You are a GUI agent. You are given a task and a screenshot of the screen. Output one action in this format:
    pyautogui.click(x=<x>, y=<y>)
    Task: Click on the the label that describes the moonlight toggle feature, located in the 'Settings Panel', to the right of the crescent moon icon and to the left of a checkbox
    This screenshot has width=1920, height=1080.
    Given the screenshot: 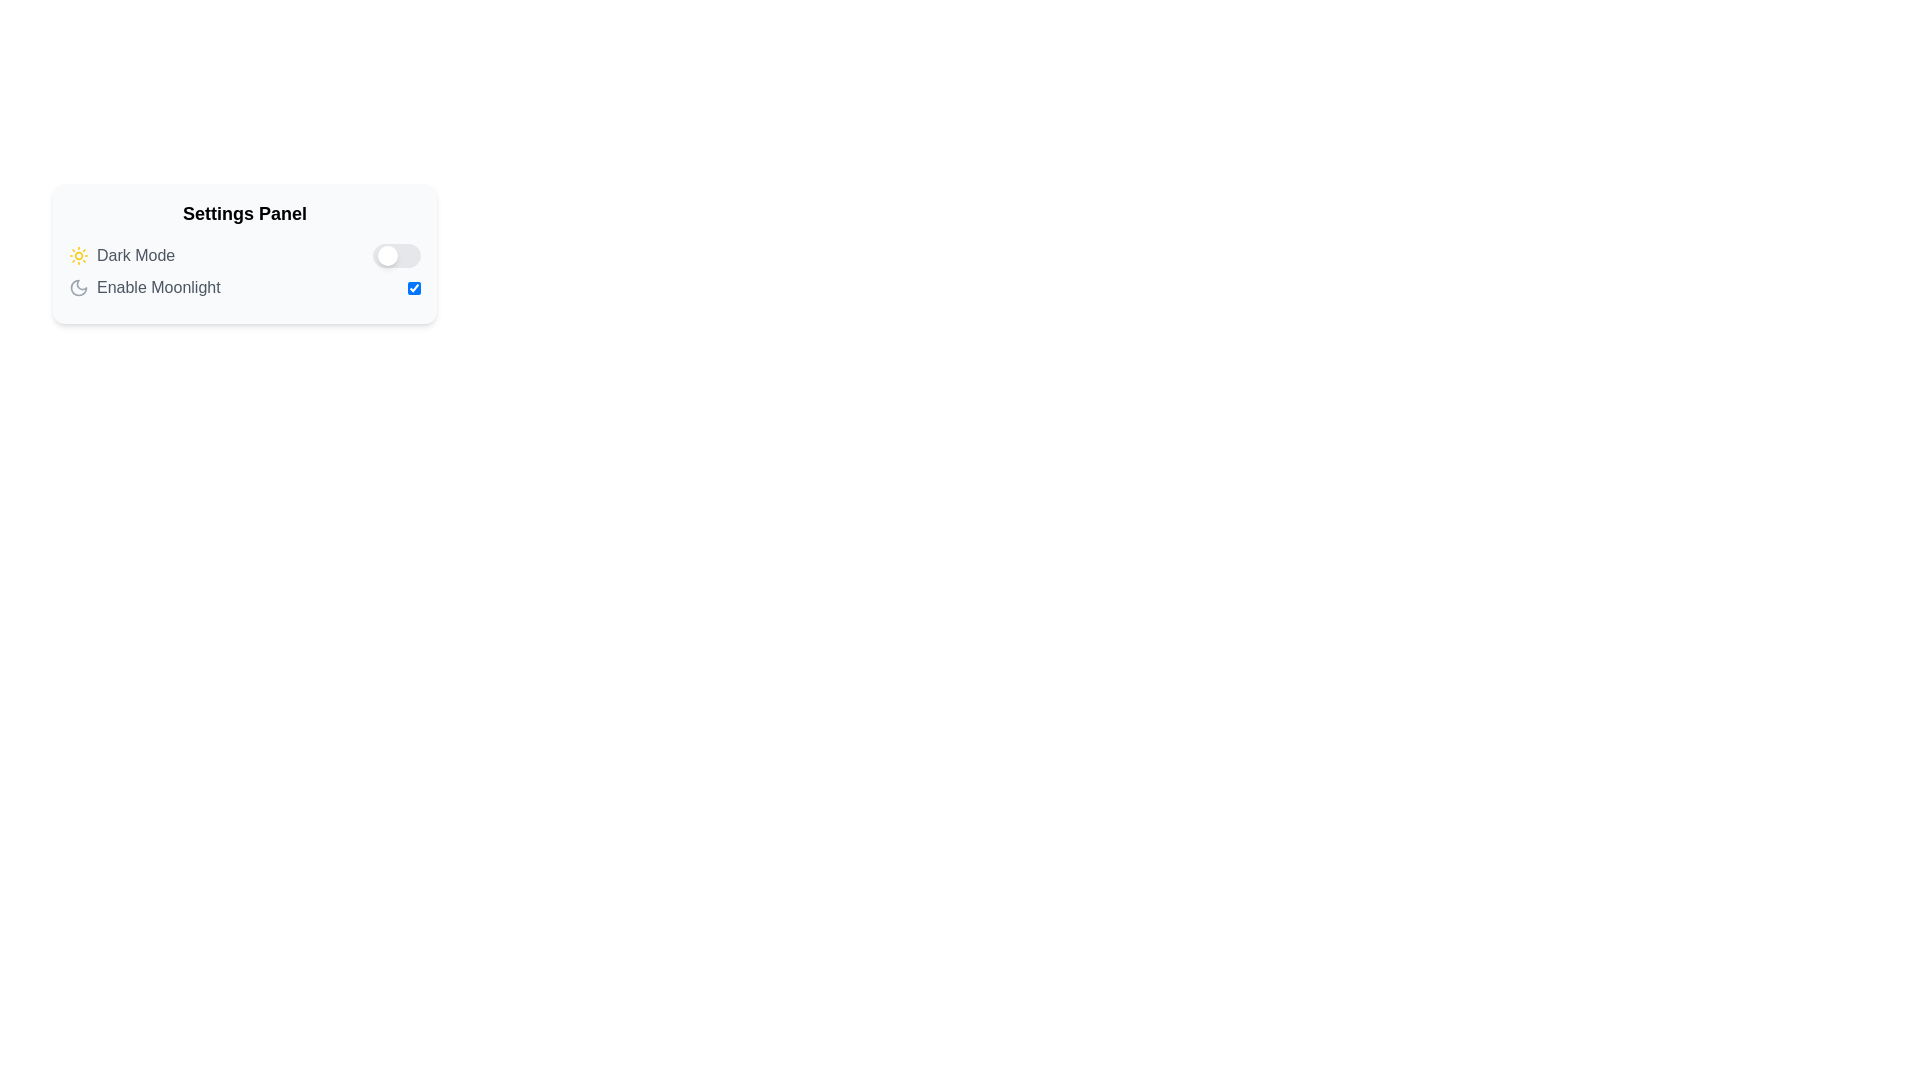 What is the action you would take?
    pyautogui.click(x=157, y=288)
    